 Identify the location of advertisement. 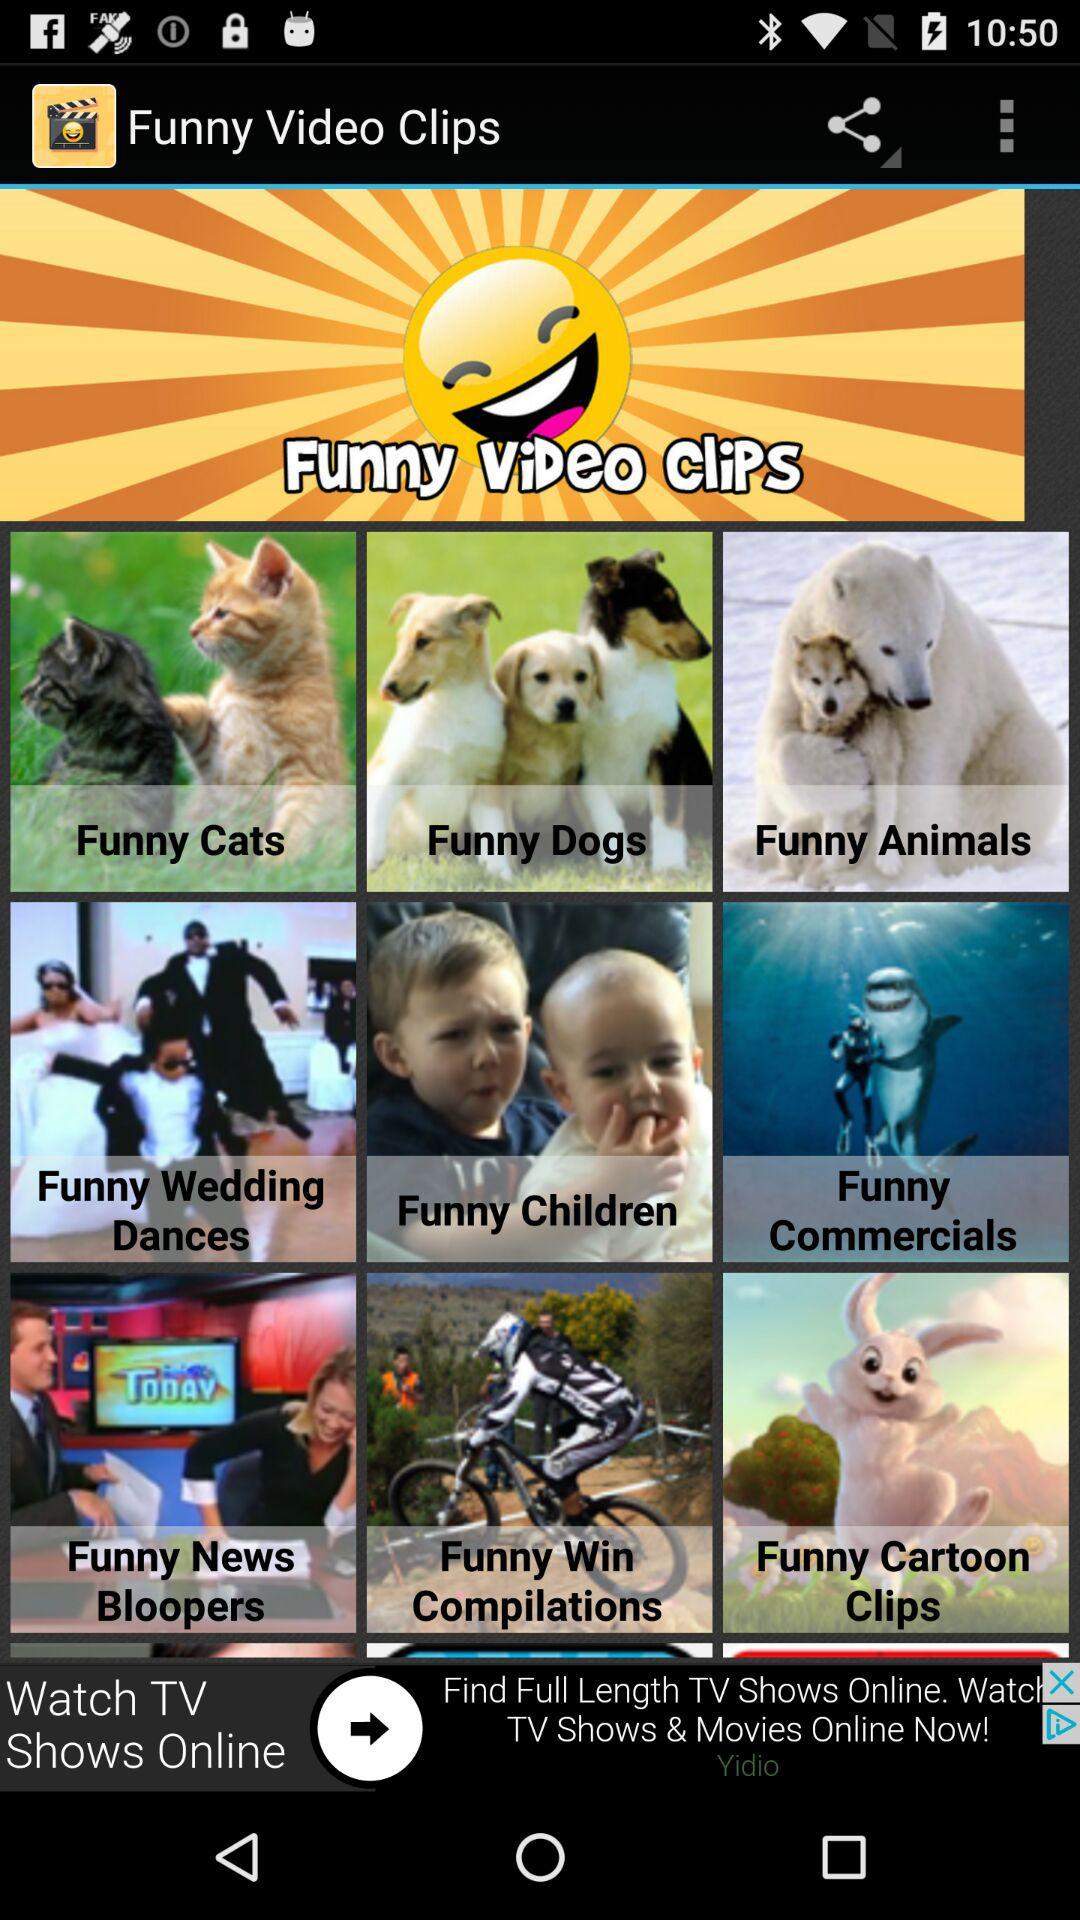
(540, 1727).